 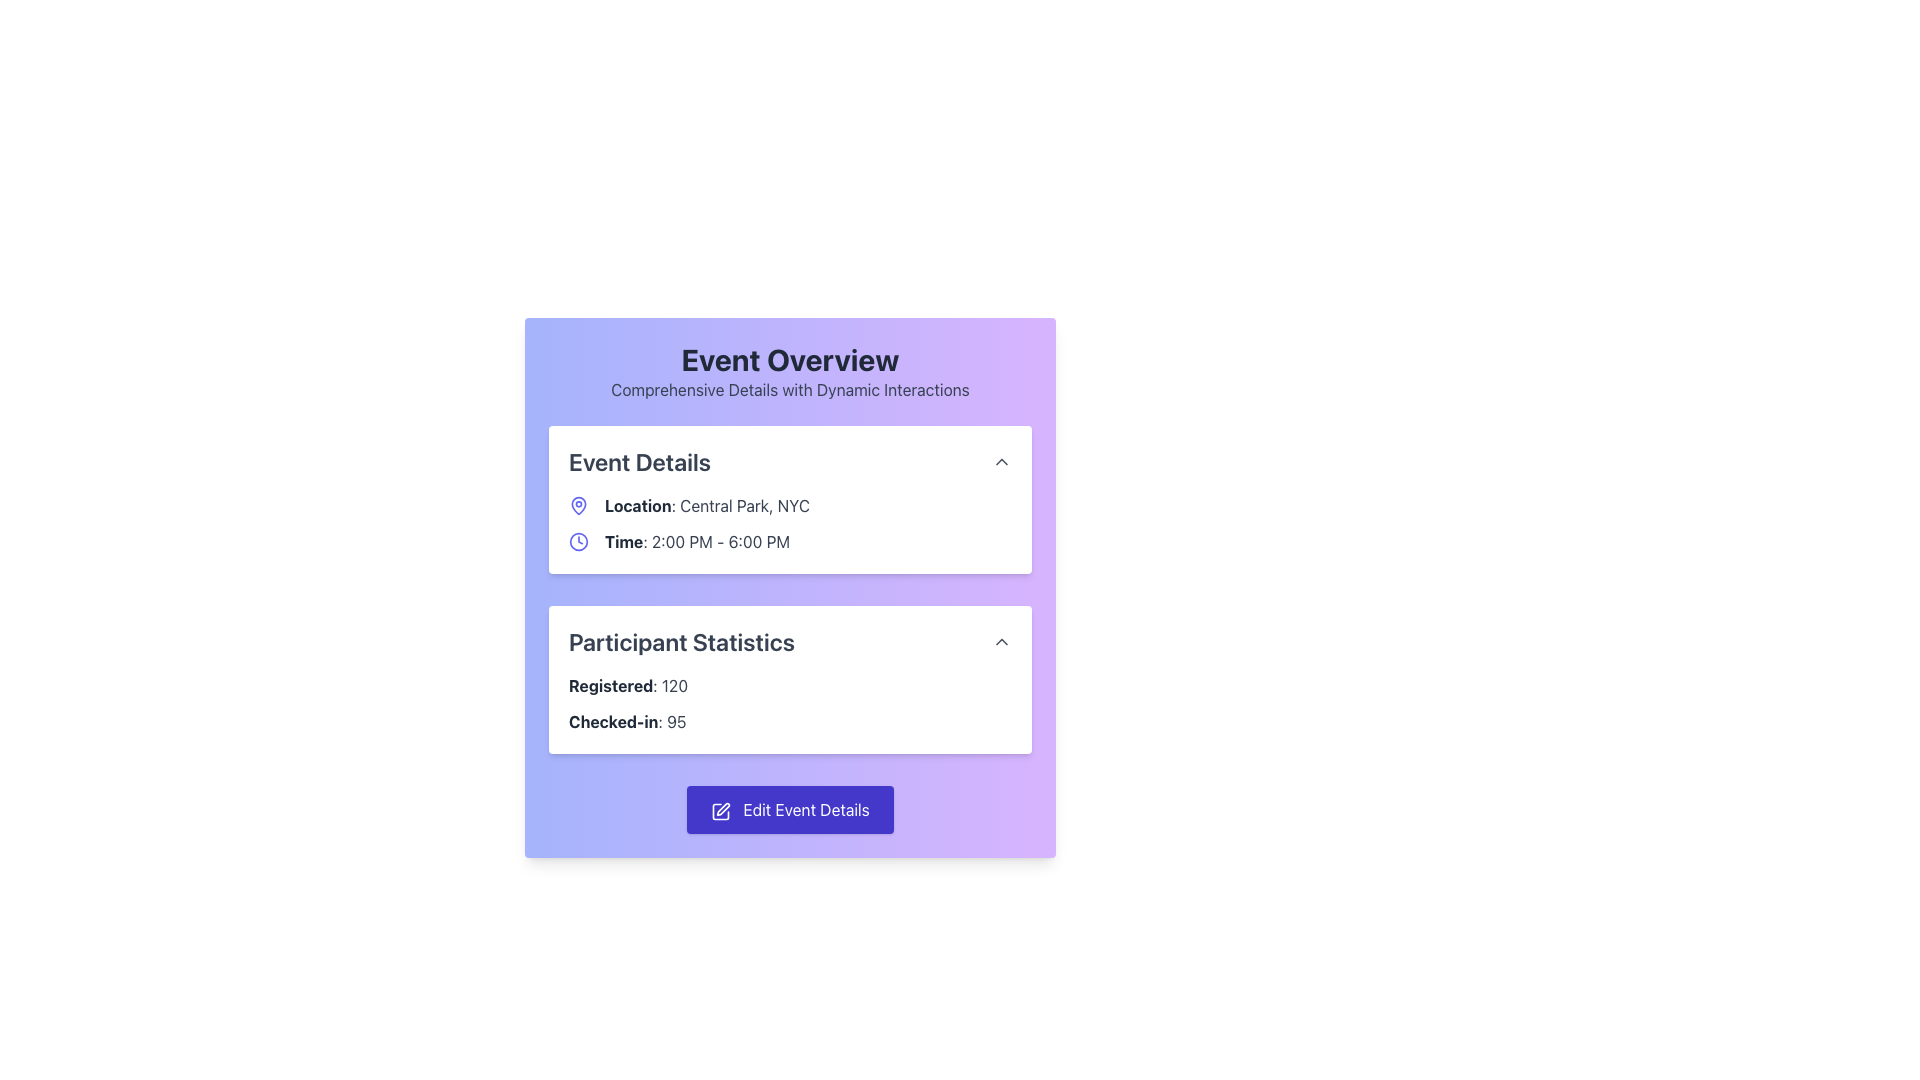 What do you see at coordinates (789, 358) in the screenshot?
I see `bold, large-sized text heading displaying 'Event Overview' located at the top-center of the card header` at bounding box center [789, 358].